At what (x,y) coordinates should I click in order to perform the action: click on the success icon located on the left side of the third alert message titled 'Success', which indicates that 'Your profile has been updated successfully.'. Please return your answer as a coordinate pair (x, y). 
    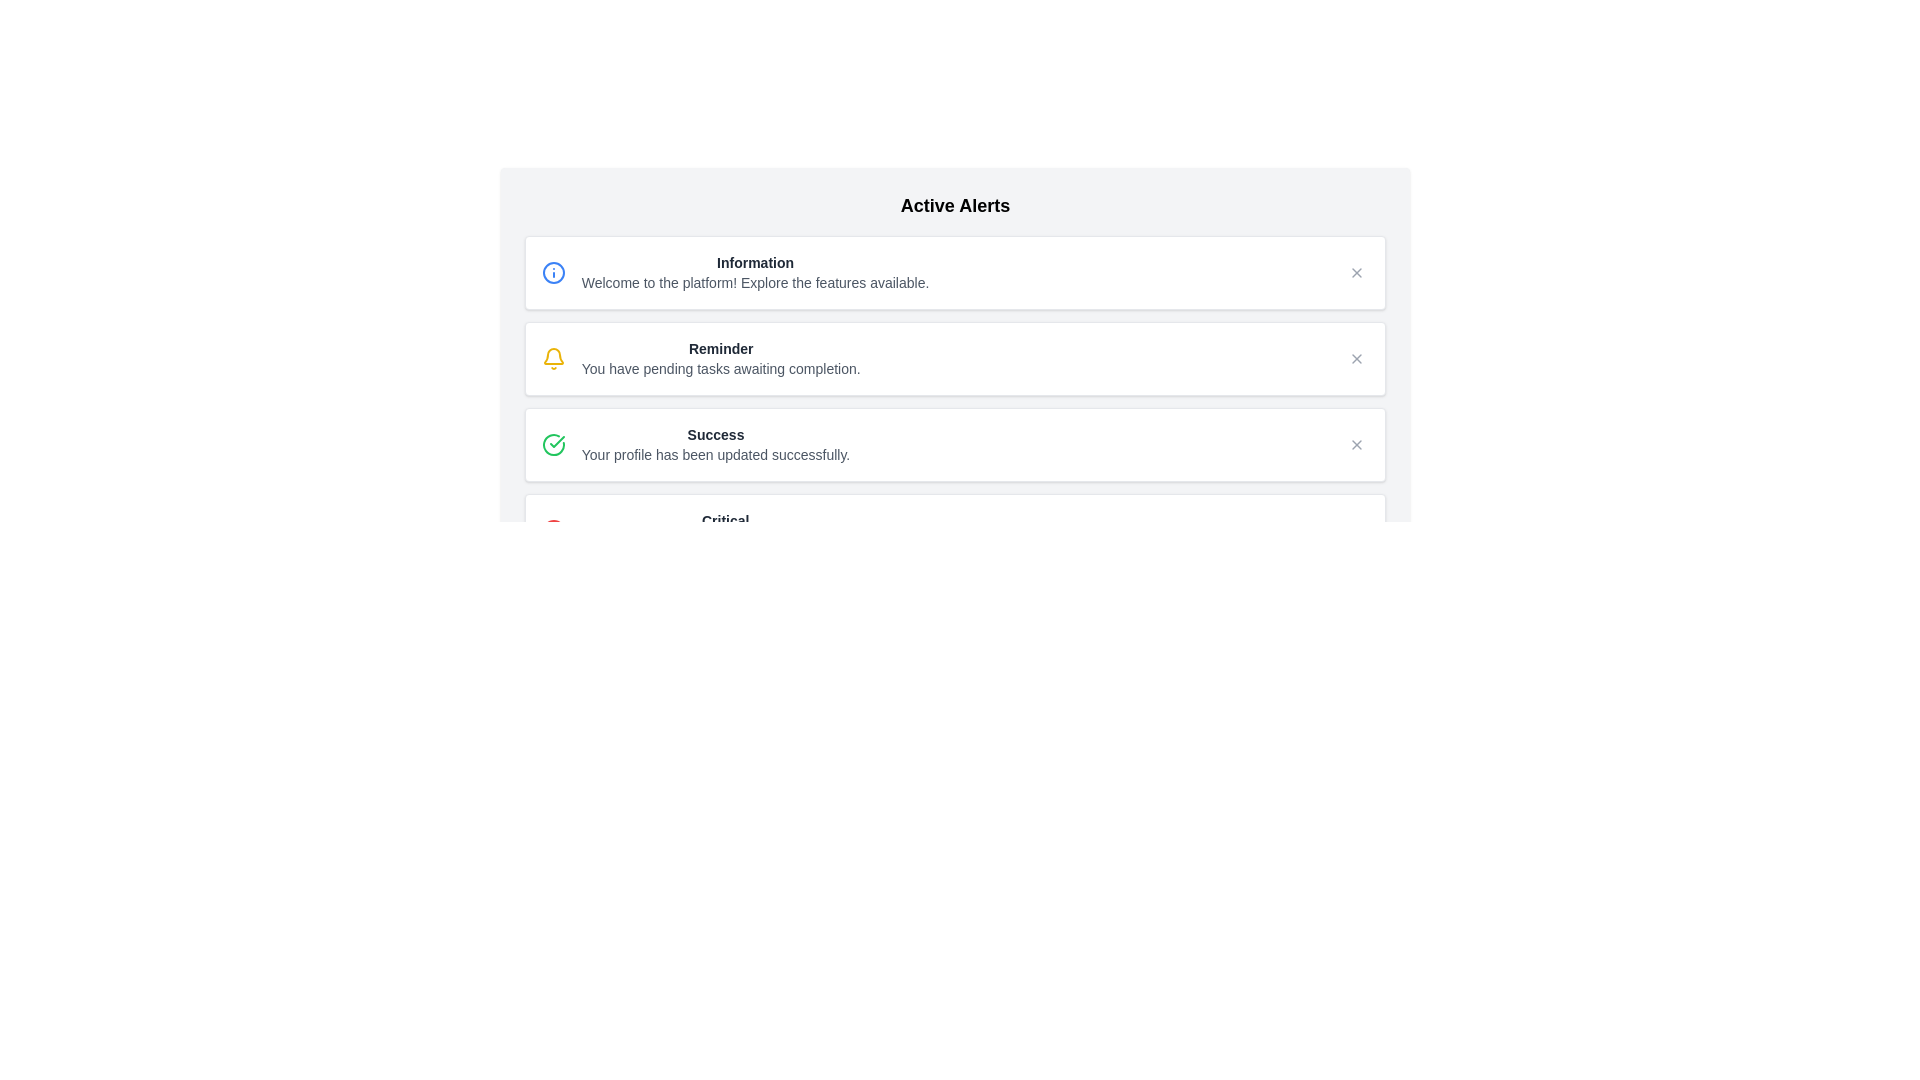
    Looking at the image, I should click on (553, 443).